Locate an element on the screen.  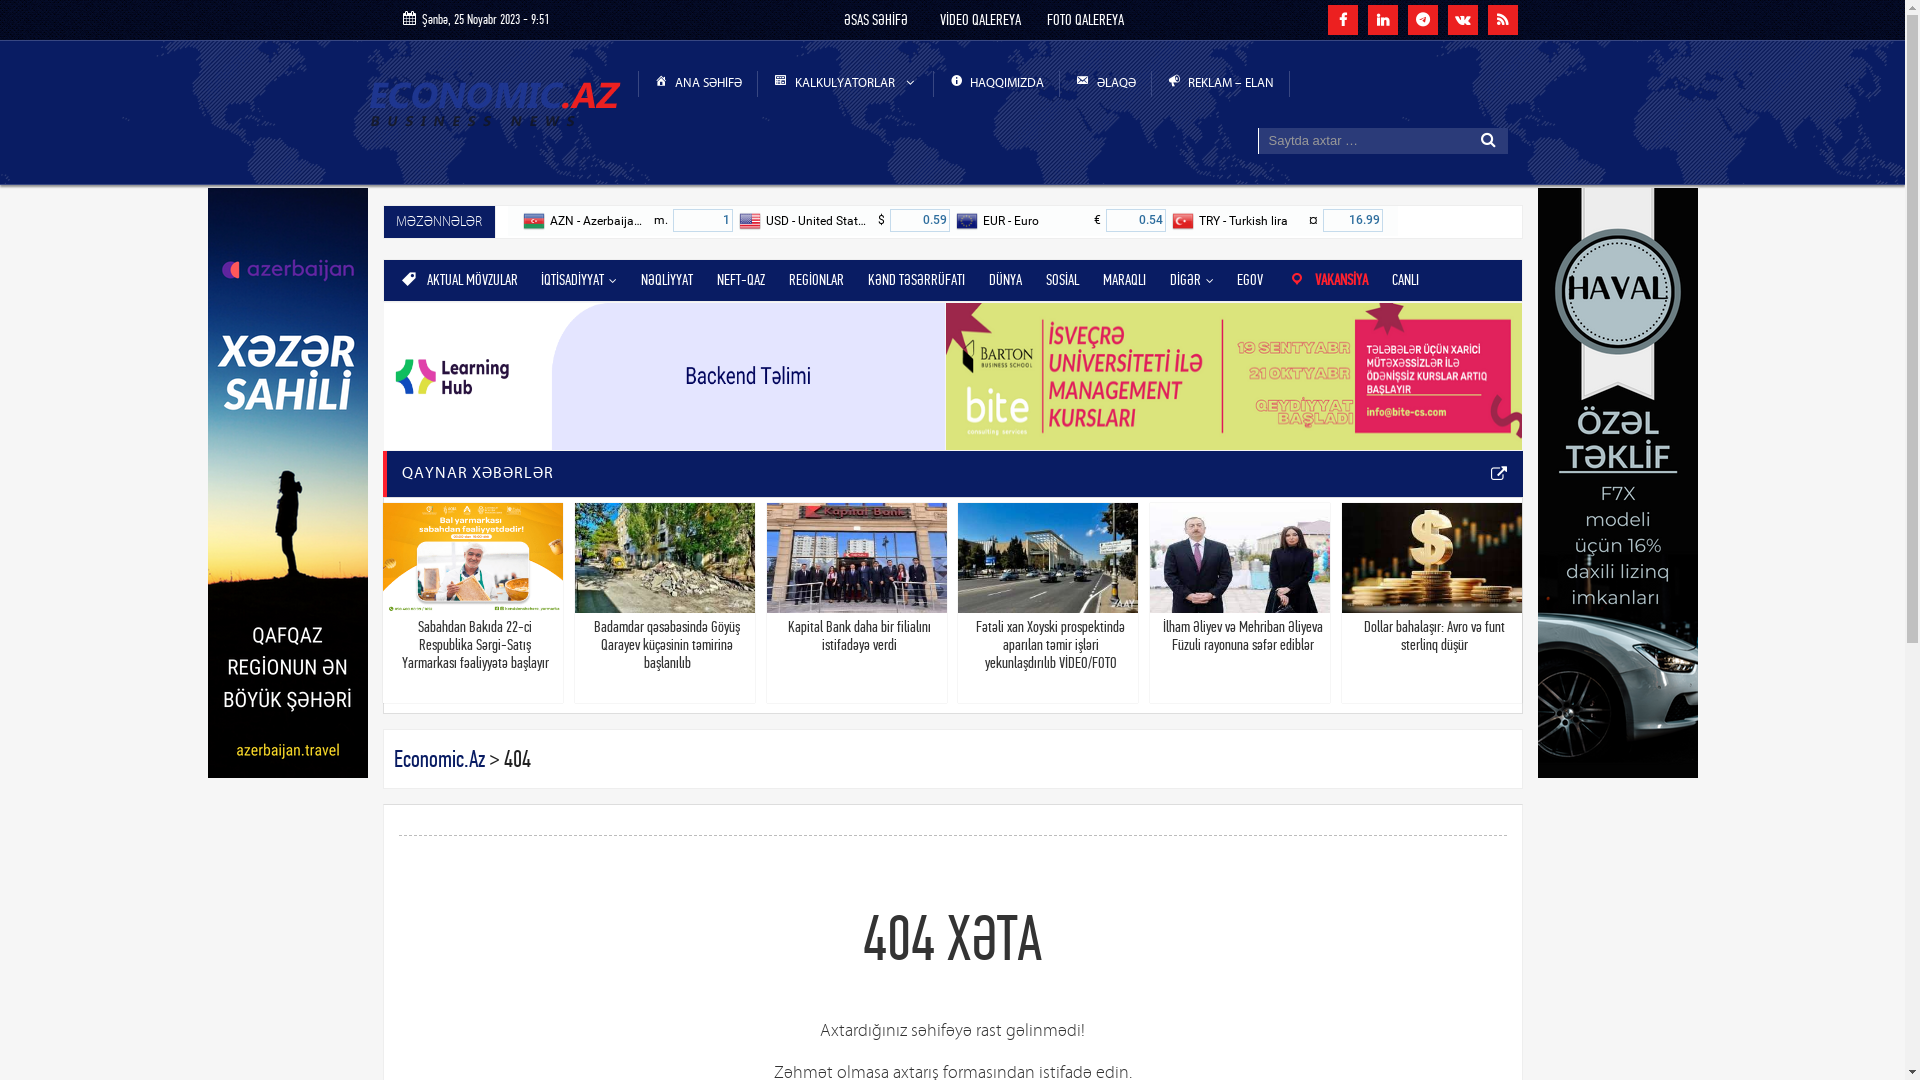
'Economic.Az' is located at coordinates (438, 759).